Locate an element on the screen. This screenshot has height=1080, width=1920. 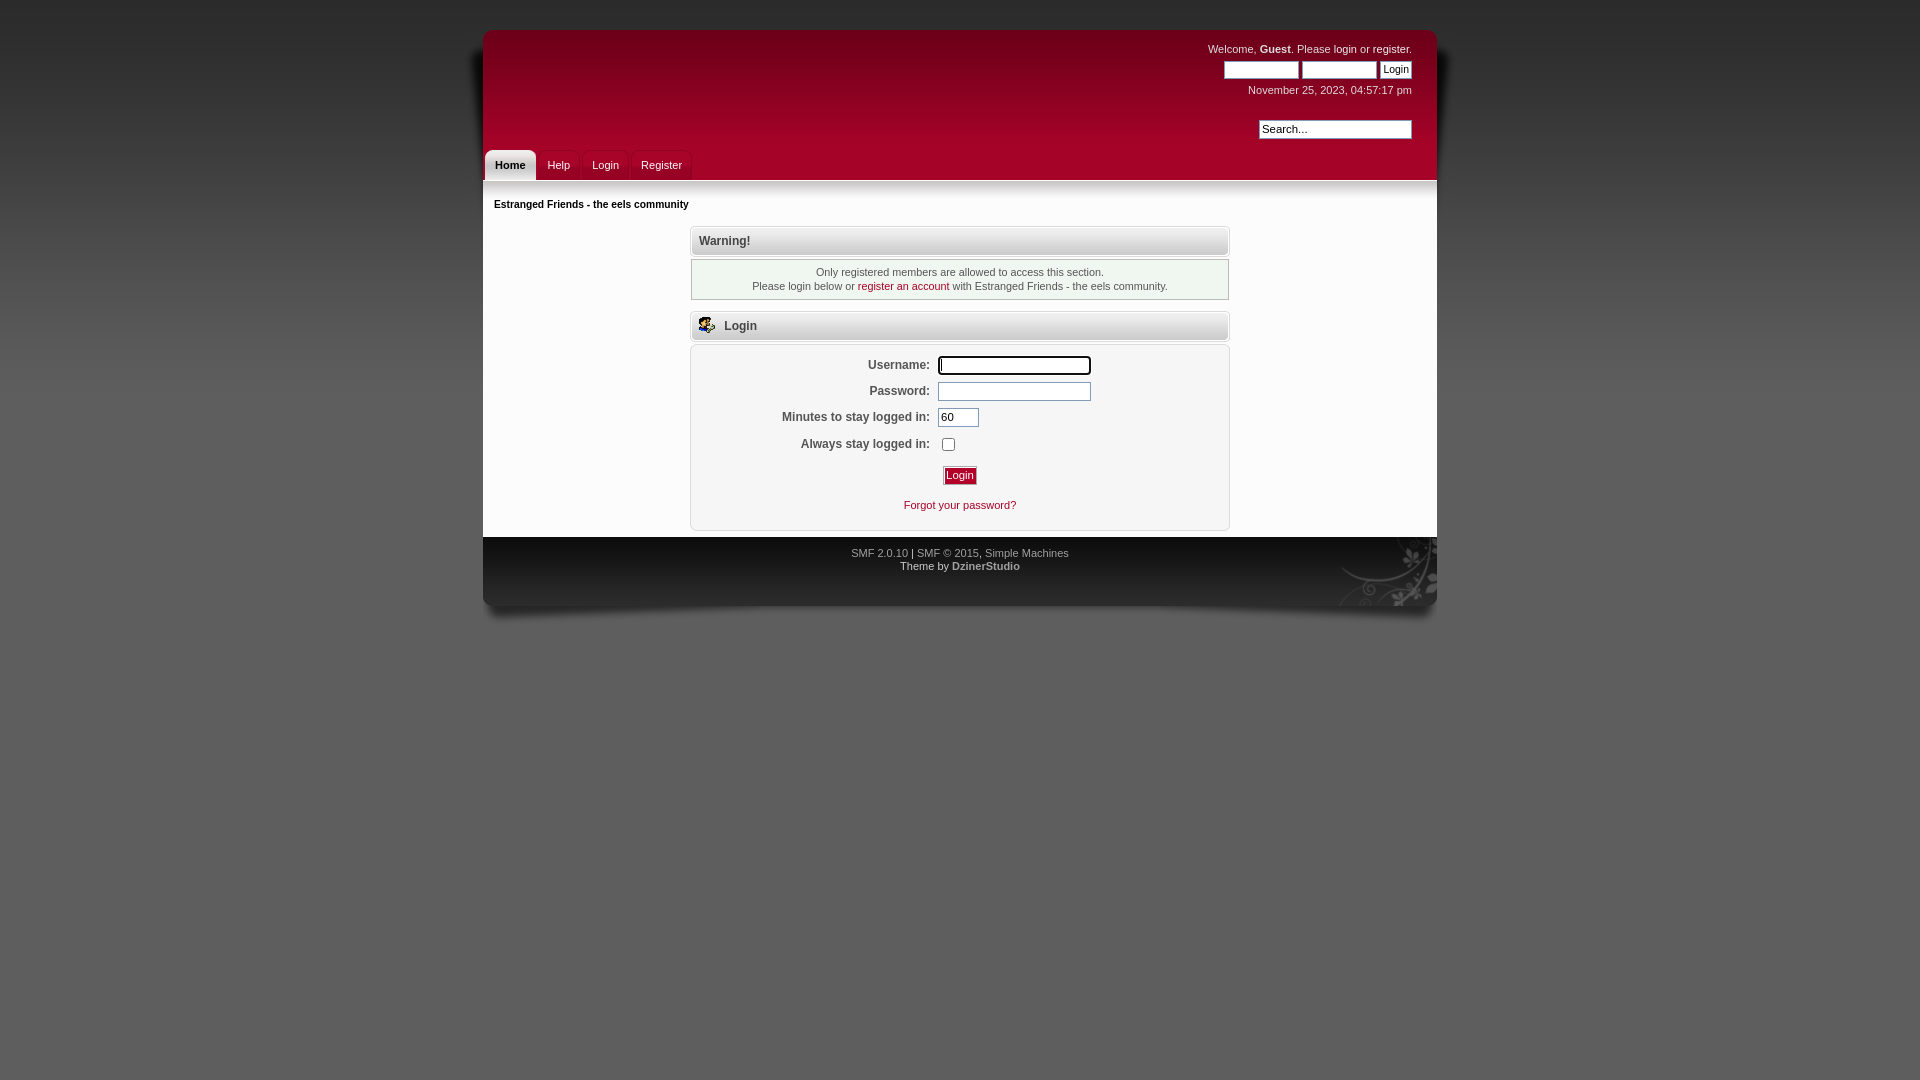
'login' is located at coordinates (1345, 48).